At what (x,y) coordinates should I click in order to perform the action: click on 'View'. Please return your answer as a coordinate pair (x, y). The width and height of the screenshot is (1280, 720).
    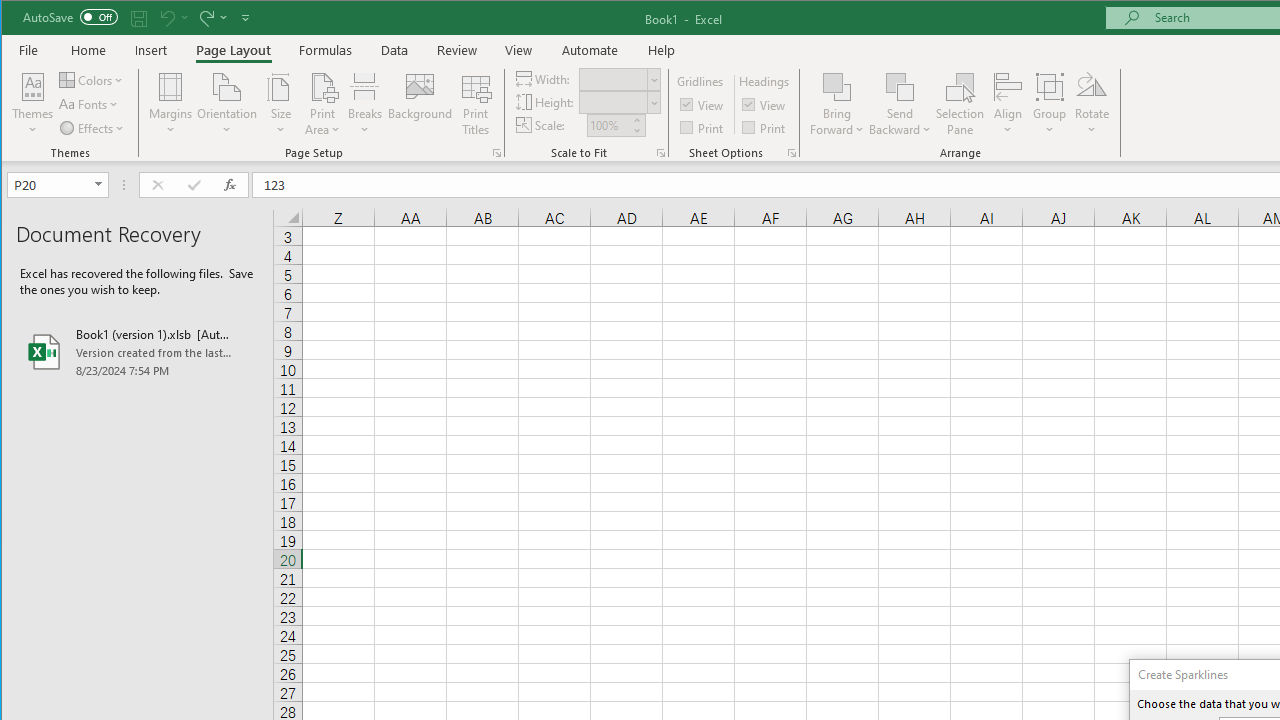
    Looking at the image, I should click on (764, 104).